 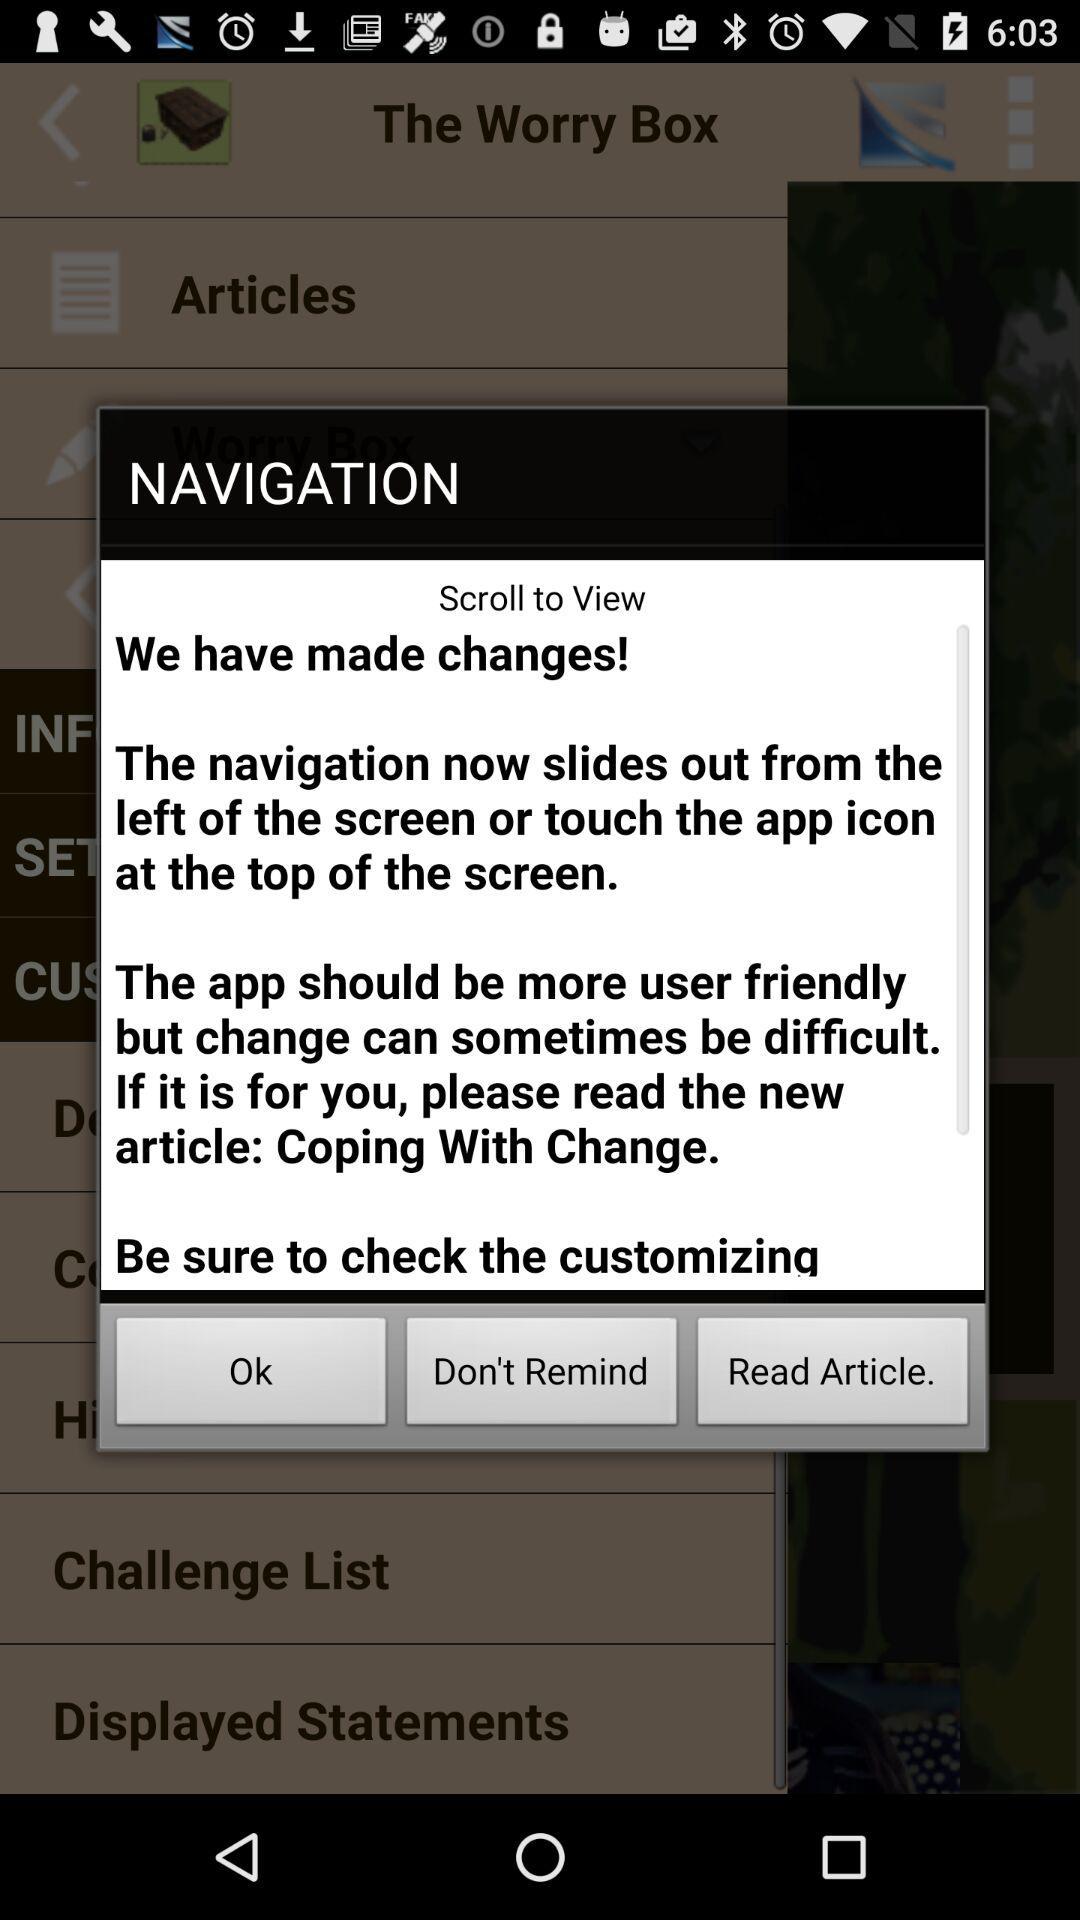 I want to click on item at the bottom left corner, so click(x=250, y=1376).